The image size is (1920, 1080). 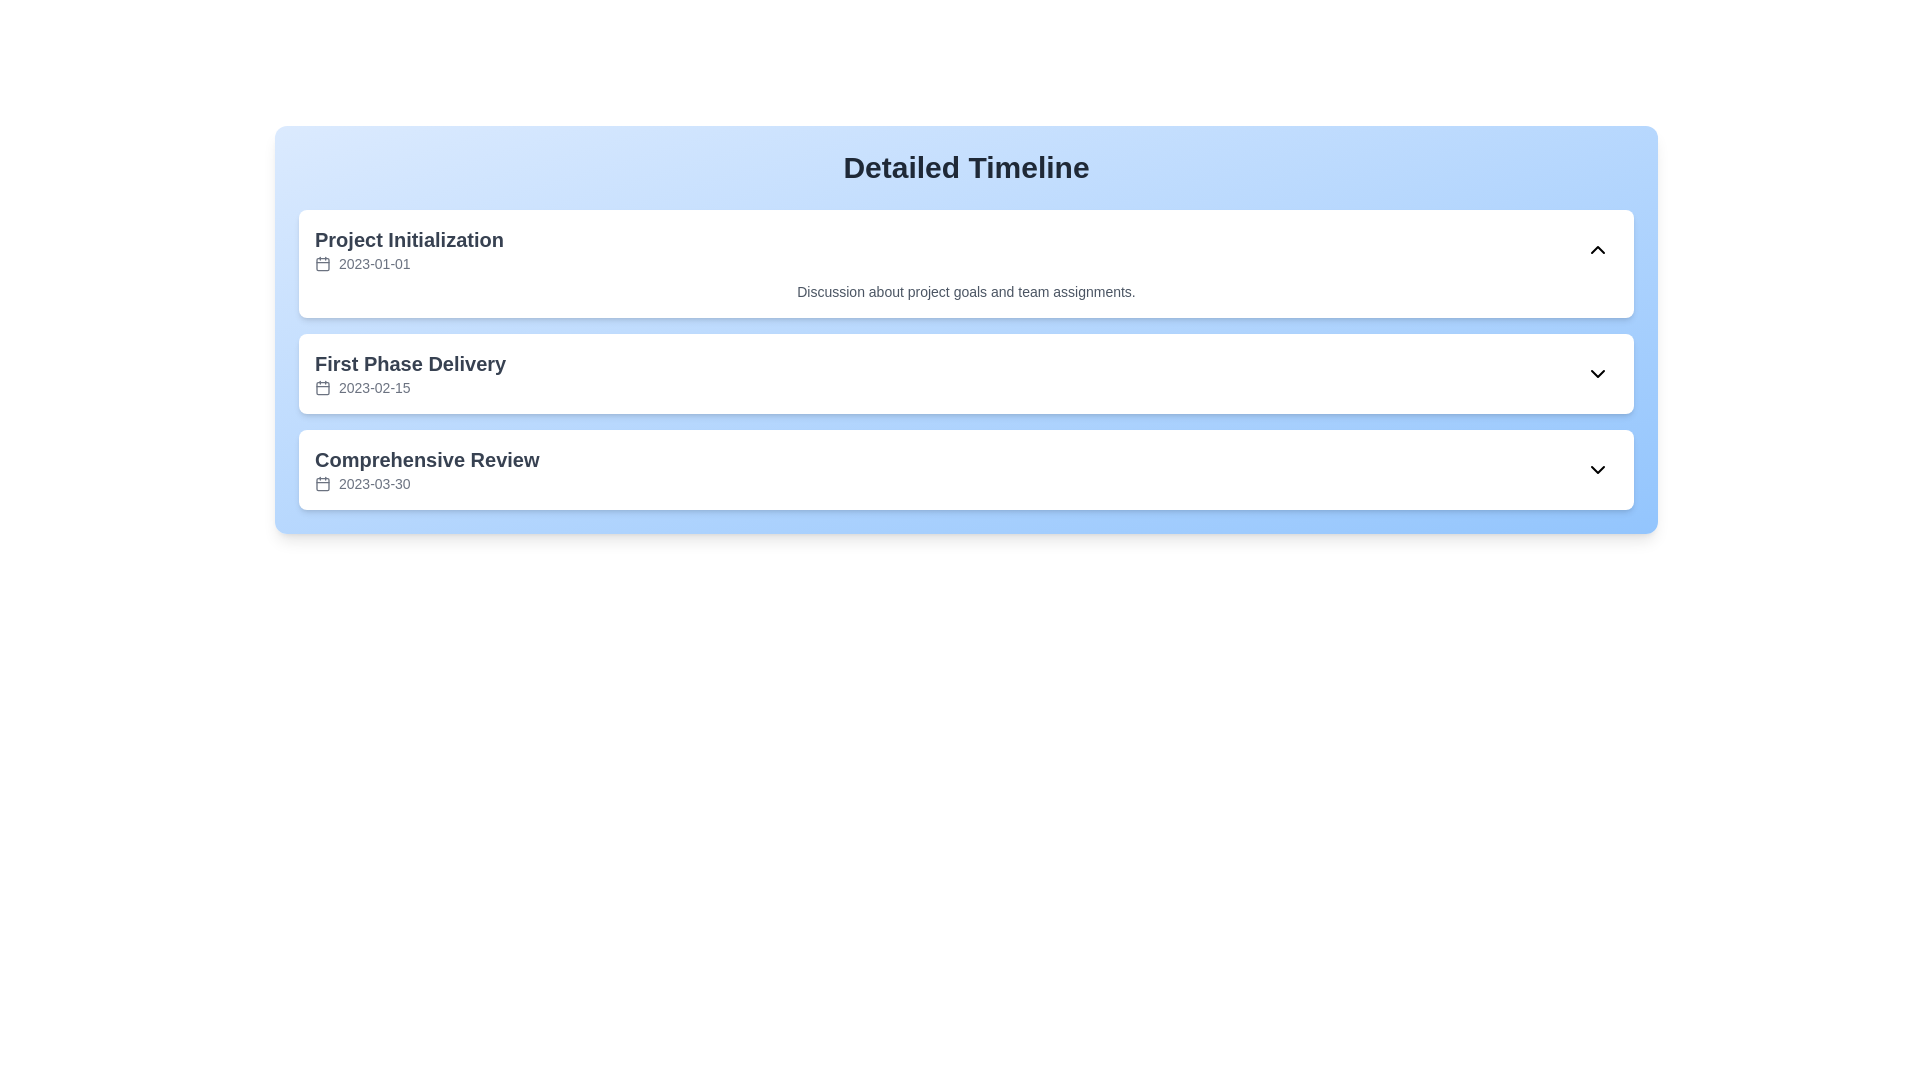 What do you see at coordinates (1597, 249) in the screenshot?
I see `the upward-pointing black triangular icon` at bounding box center [1597, 249].